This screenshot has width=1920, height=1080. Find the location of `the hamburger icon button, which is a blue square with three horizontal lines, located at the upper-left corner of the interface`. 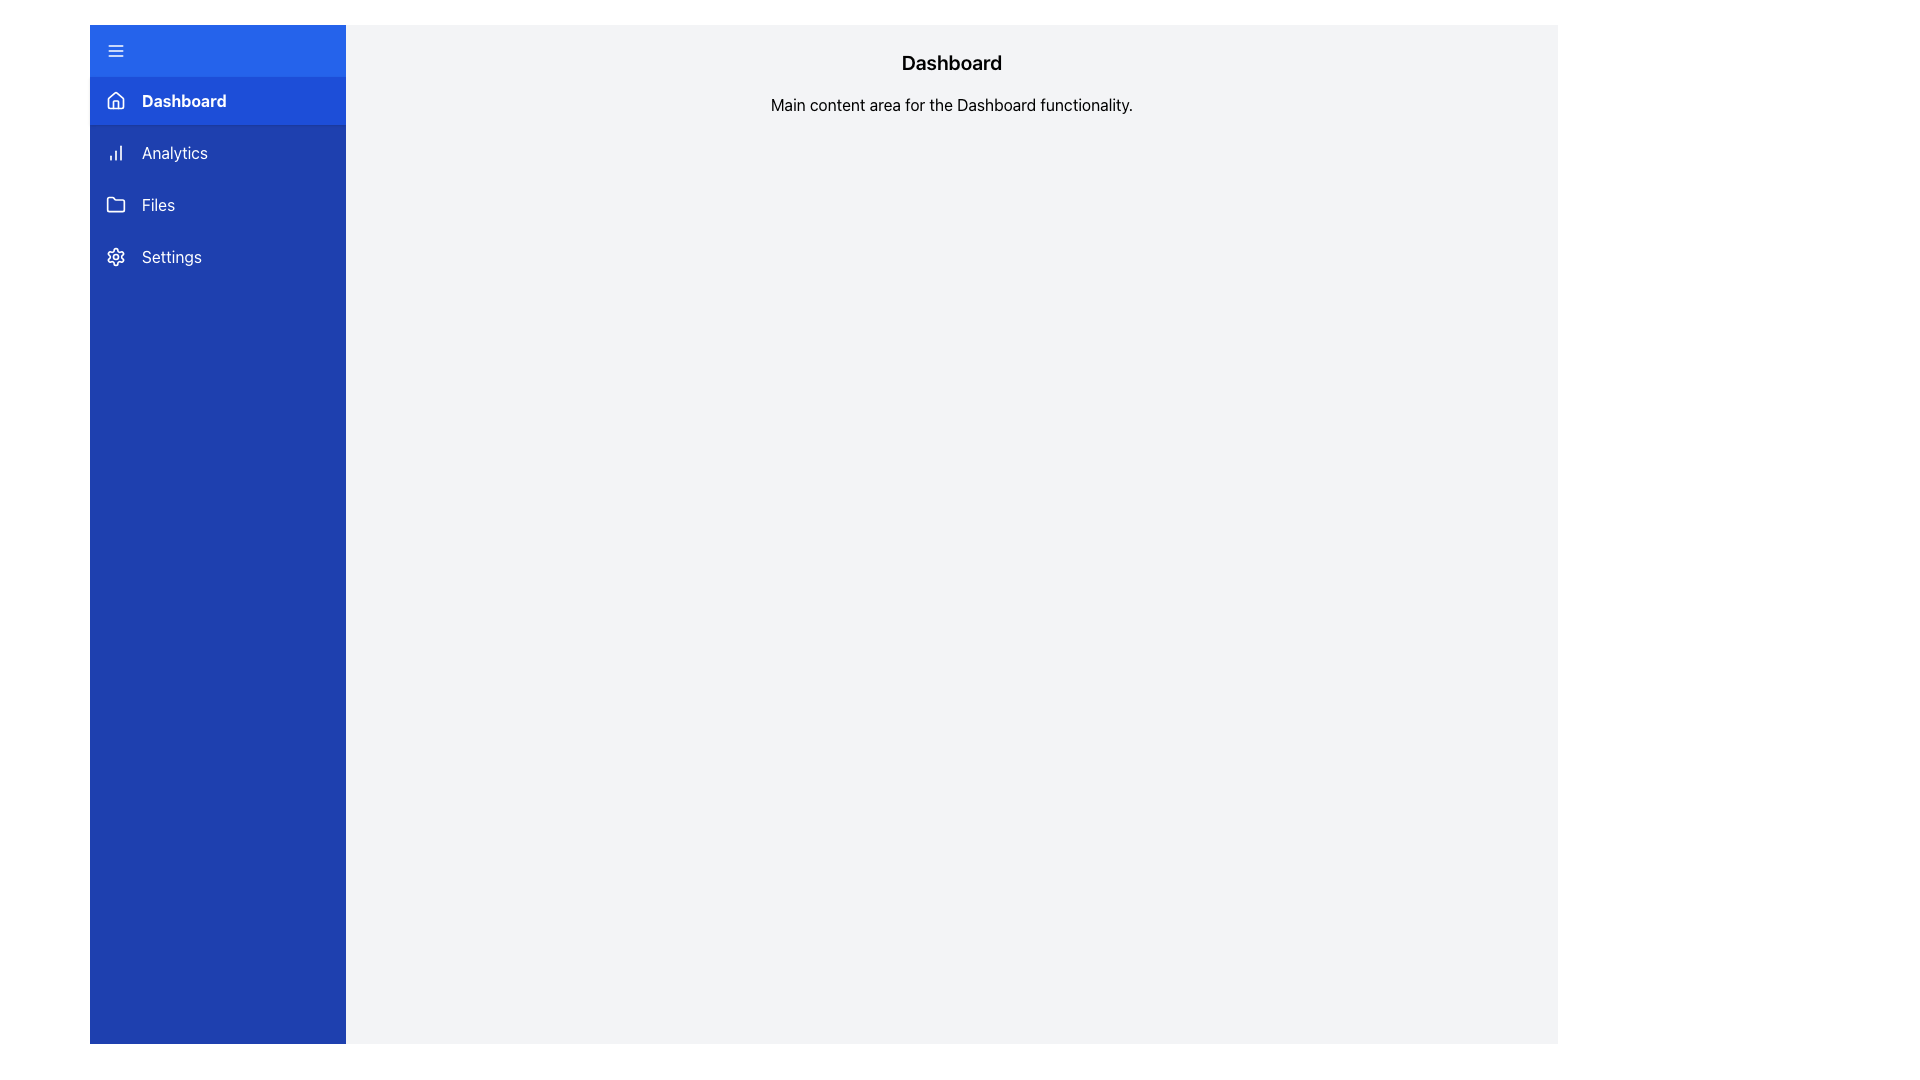

the hamburger icon button, which is a blue square with three horizontal lines, located at the upper-left corner of the interface is located at coordinates (114, 49).